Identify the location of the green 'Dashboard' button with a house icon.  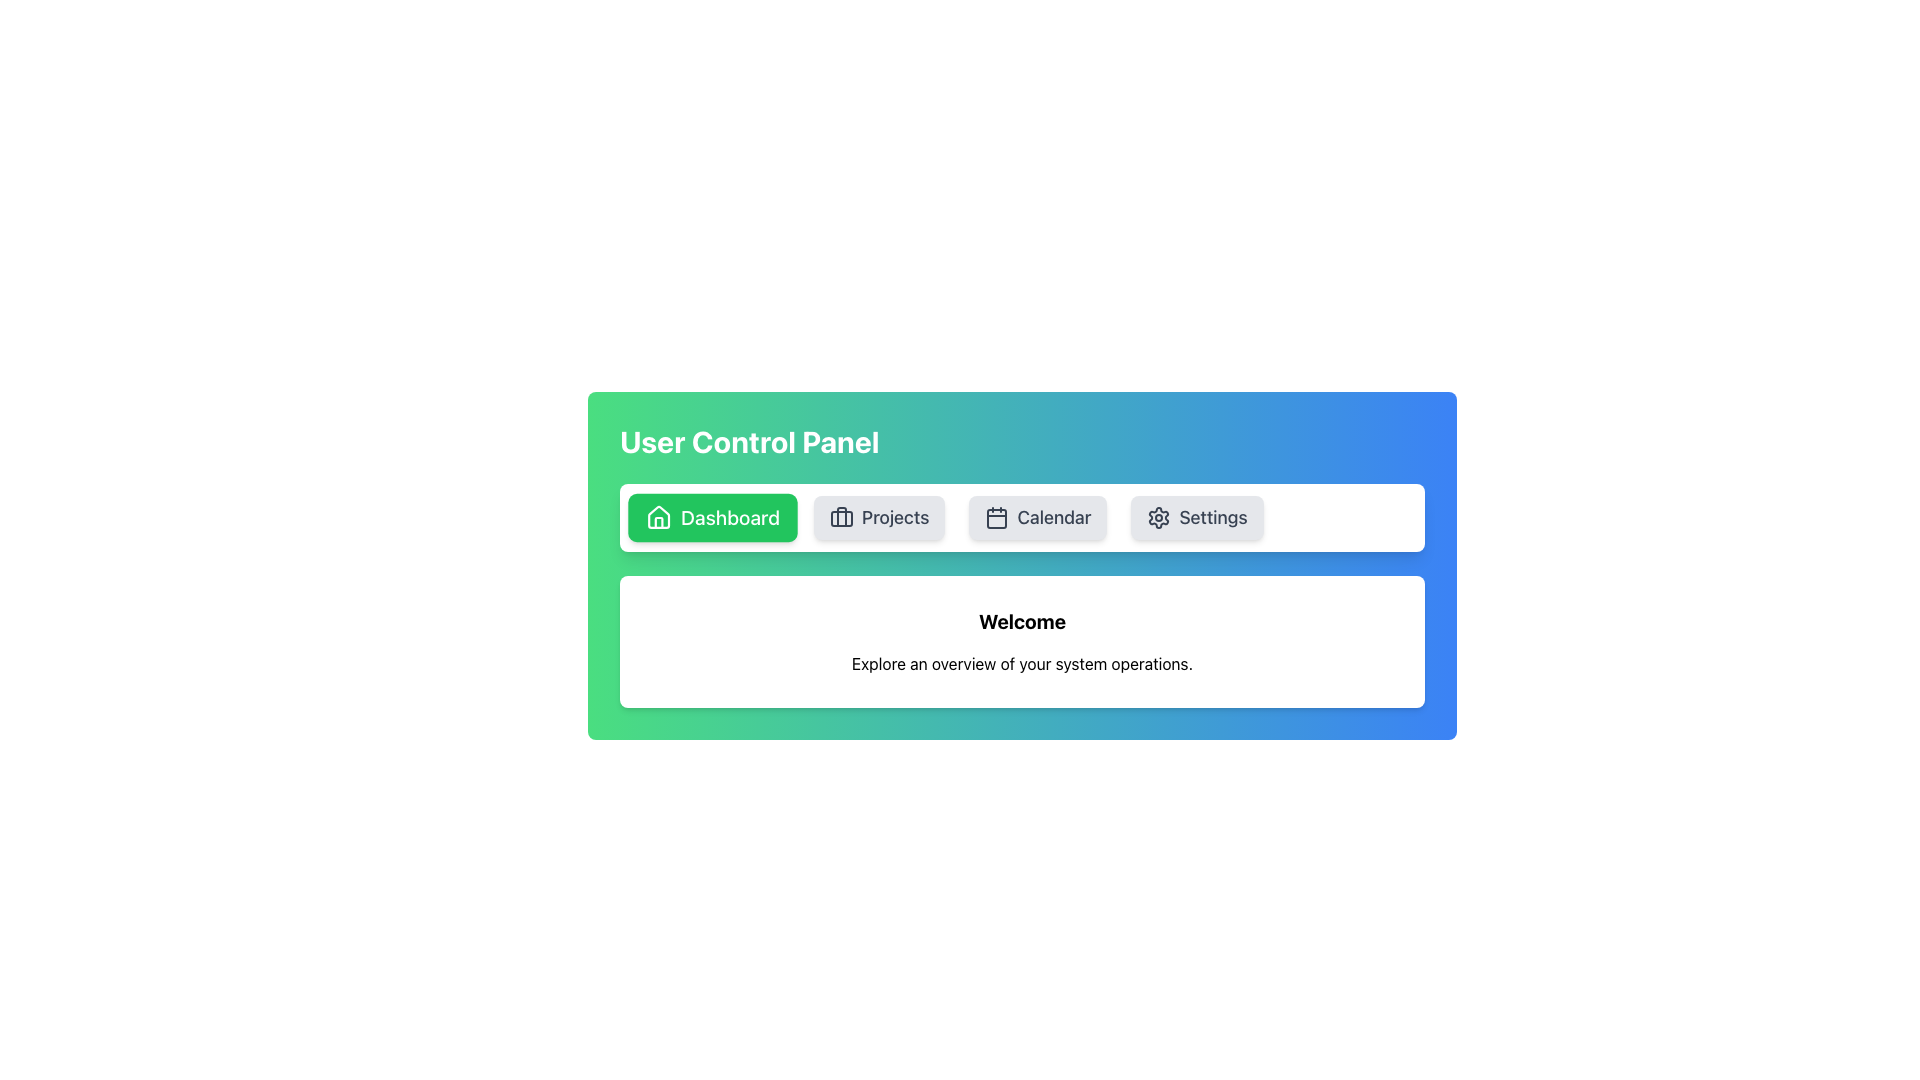
(712, 516).